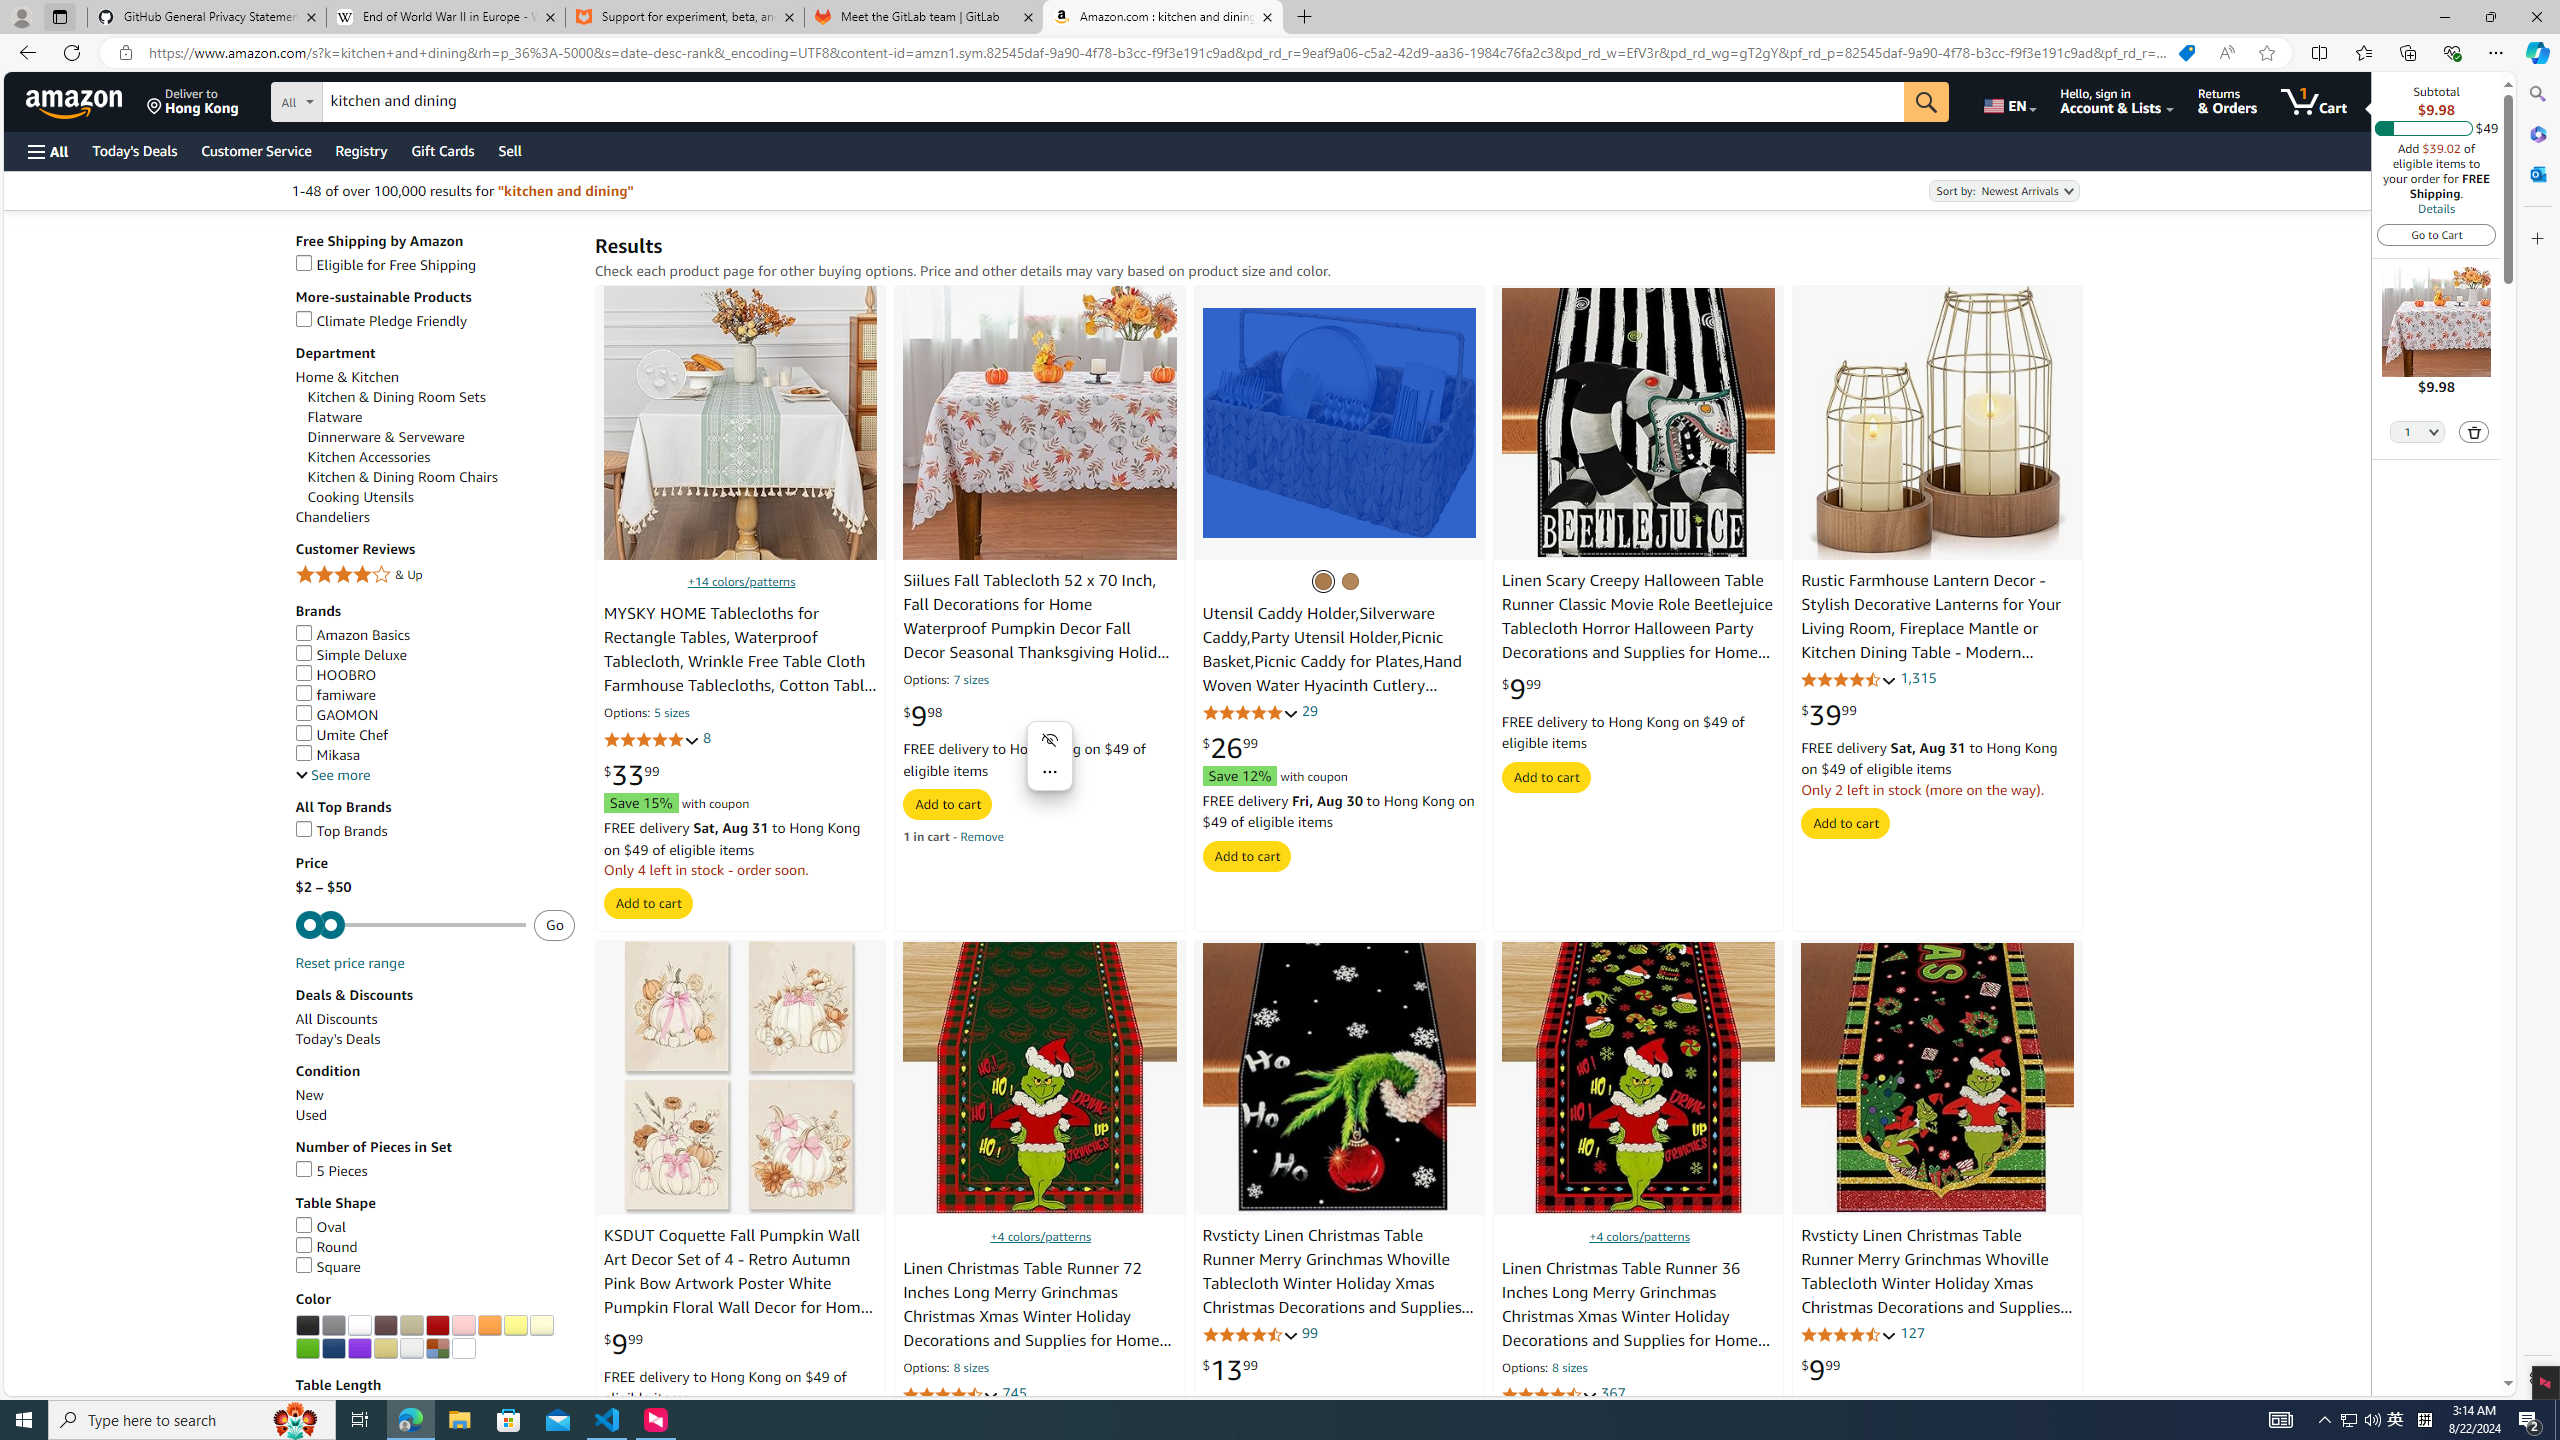 Image resolution: width=2560 pixels, height=1440 pixels. Describe the element at coordinates (256, 150) in the screenshot. I see `'Customer Service'` at that location.